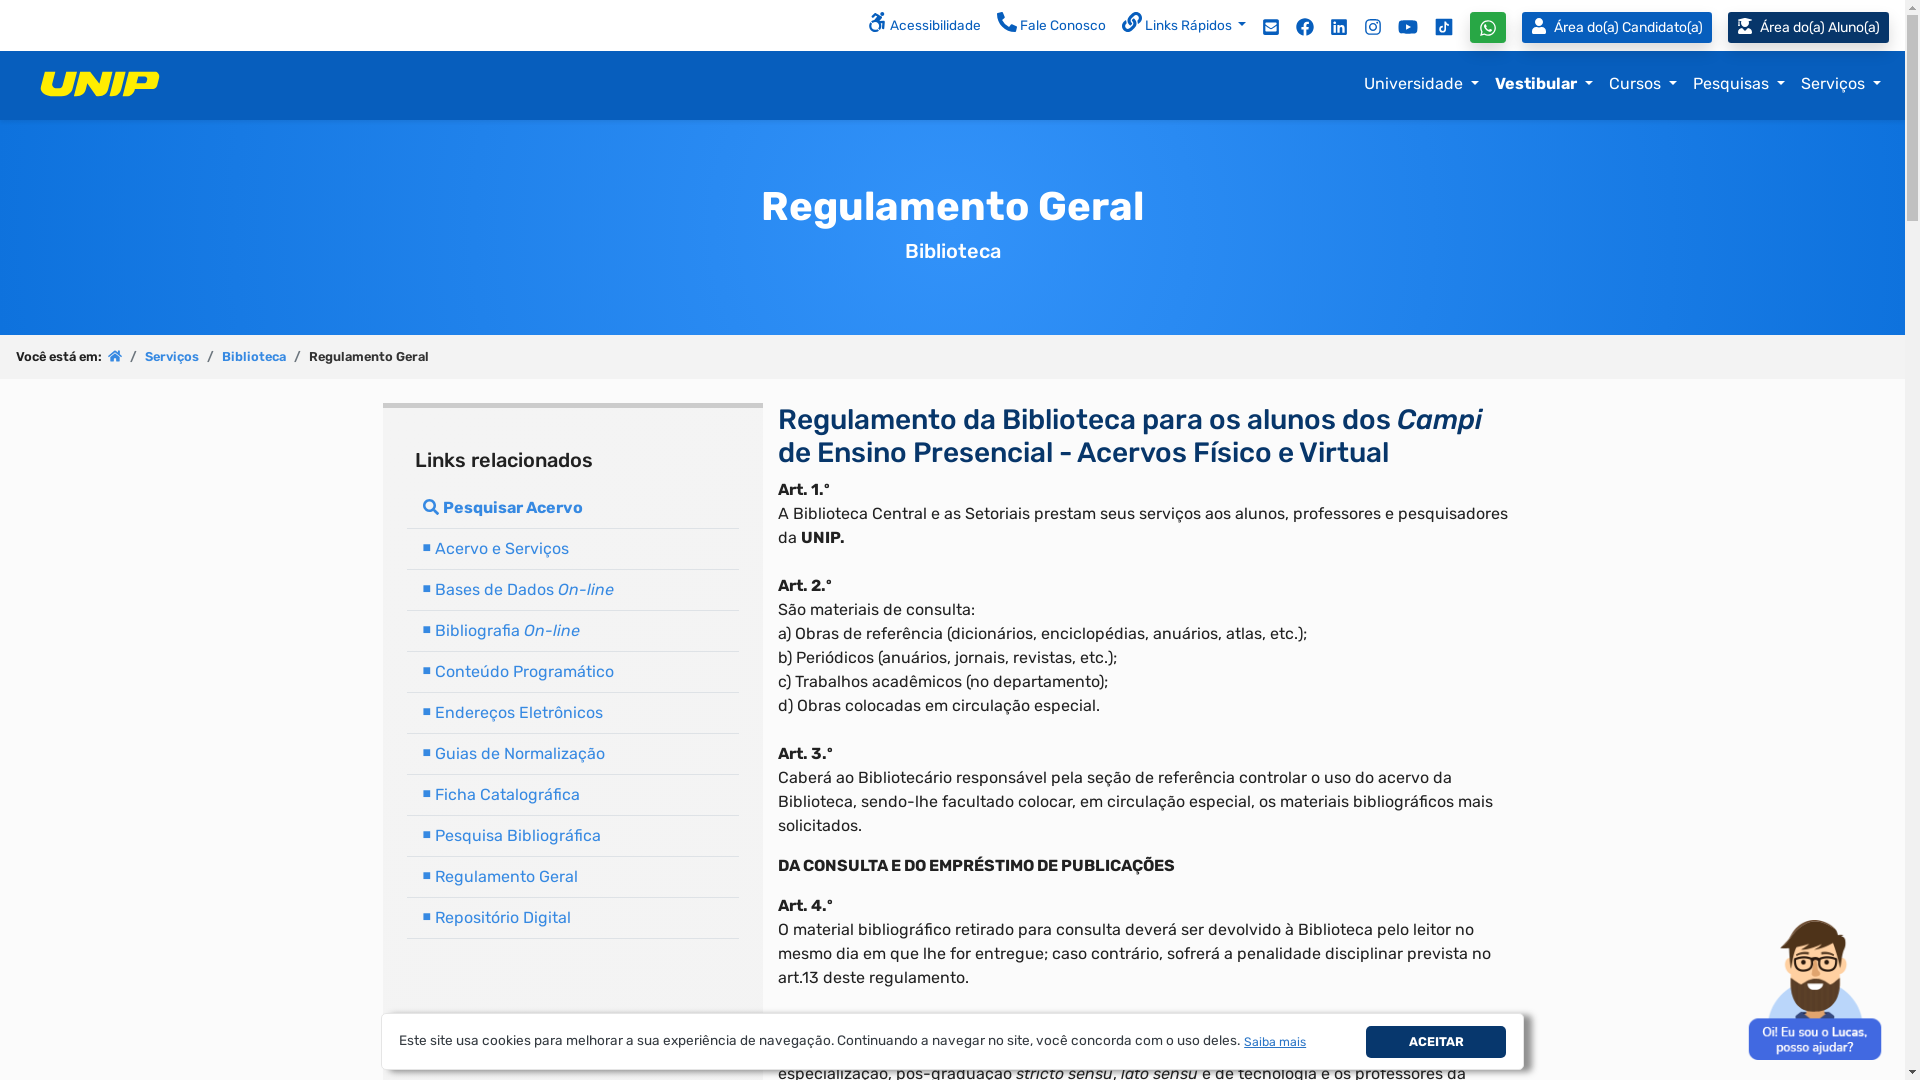 This screenshot has width=1920, height=1080. Describe the element at coordinates (923, 26) in the screenshot. I see `'Acessibilidade'` at that location.